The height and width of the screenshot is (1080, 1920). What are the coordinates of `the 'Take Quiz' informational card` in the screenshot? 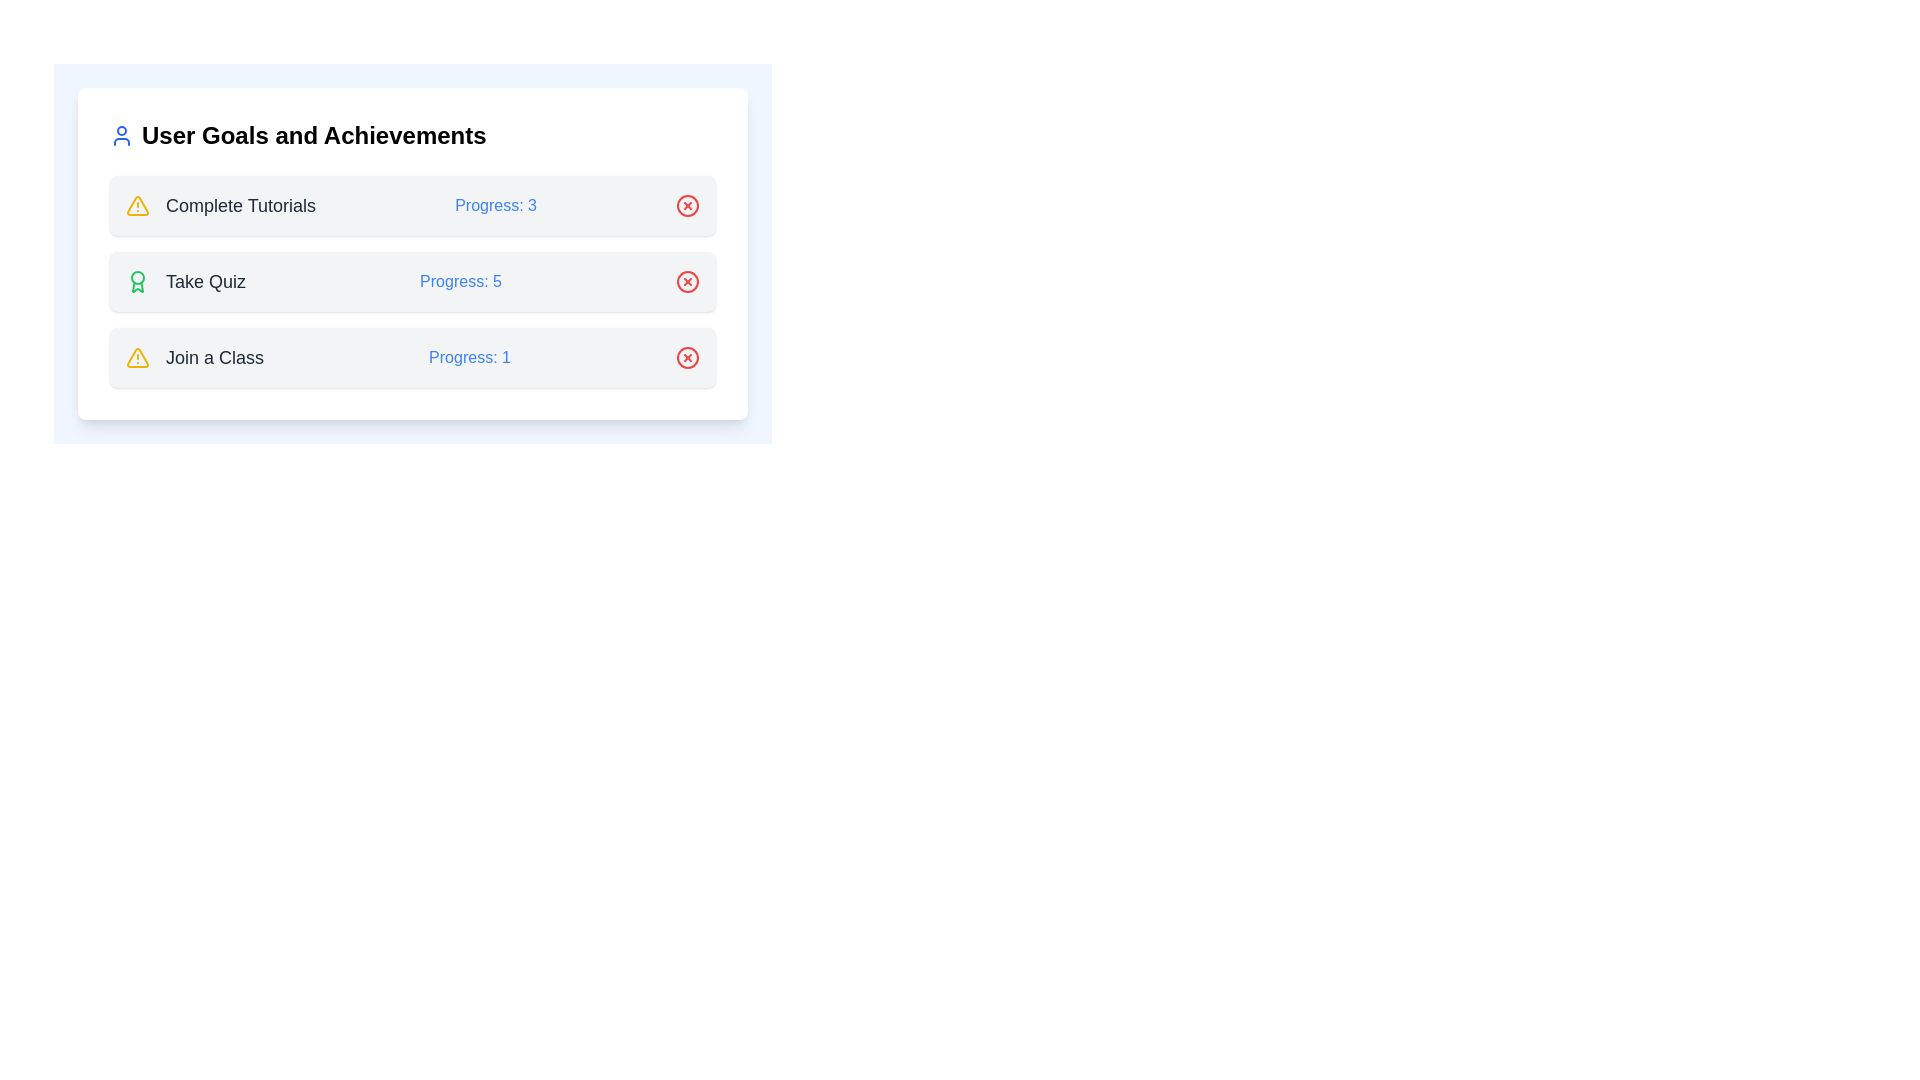 It's located at (411, 281).